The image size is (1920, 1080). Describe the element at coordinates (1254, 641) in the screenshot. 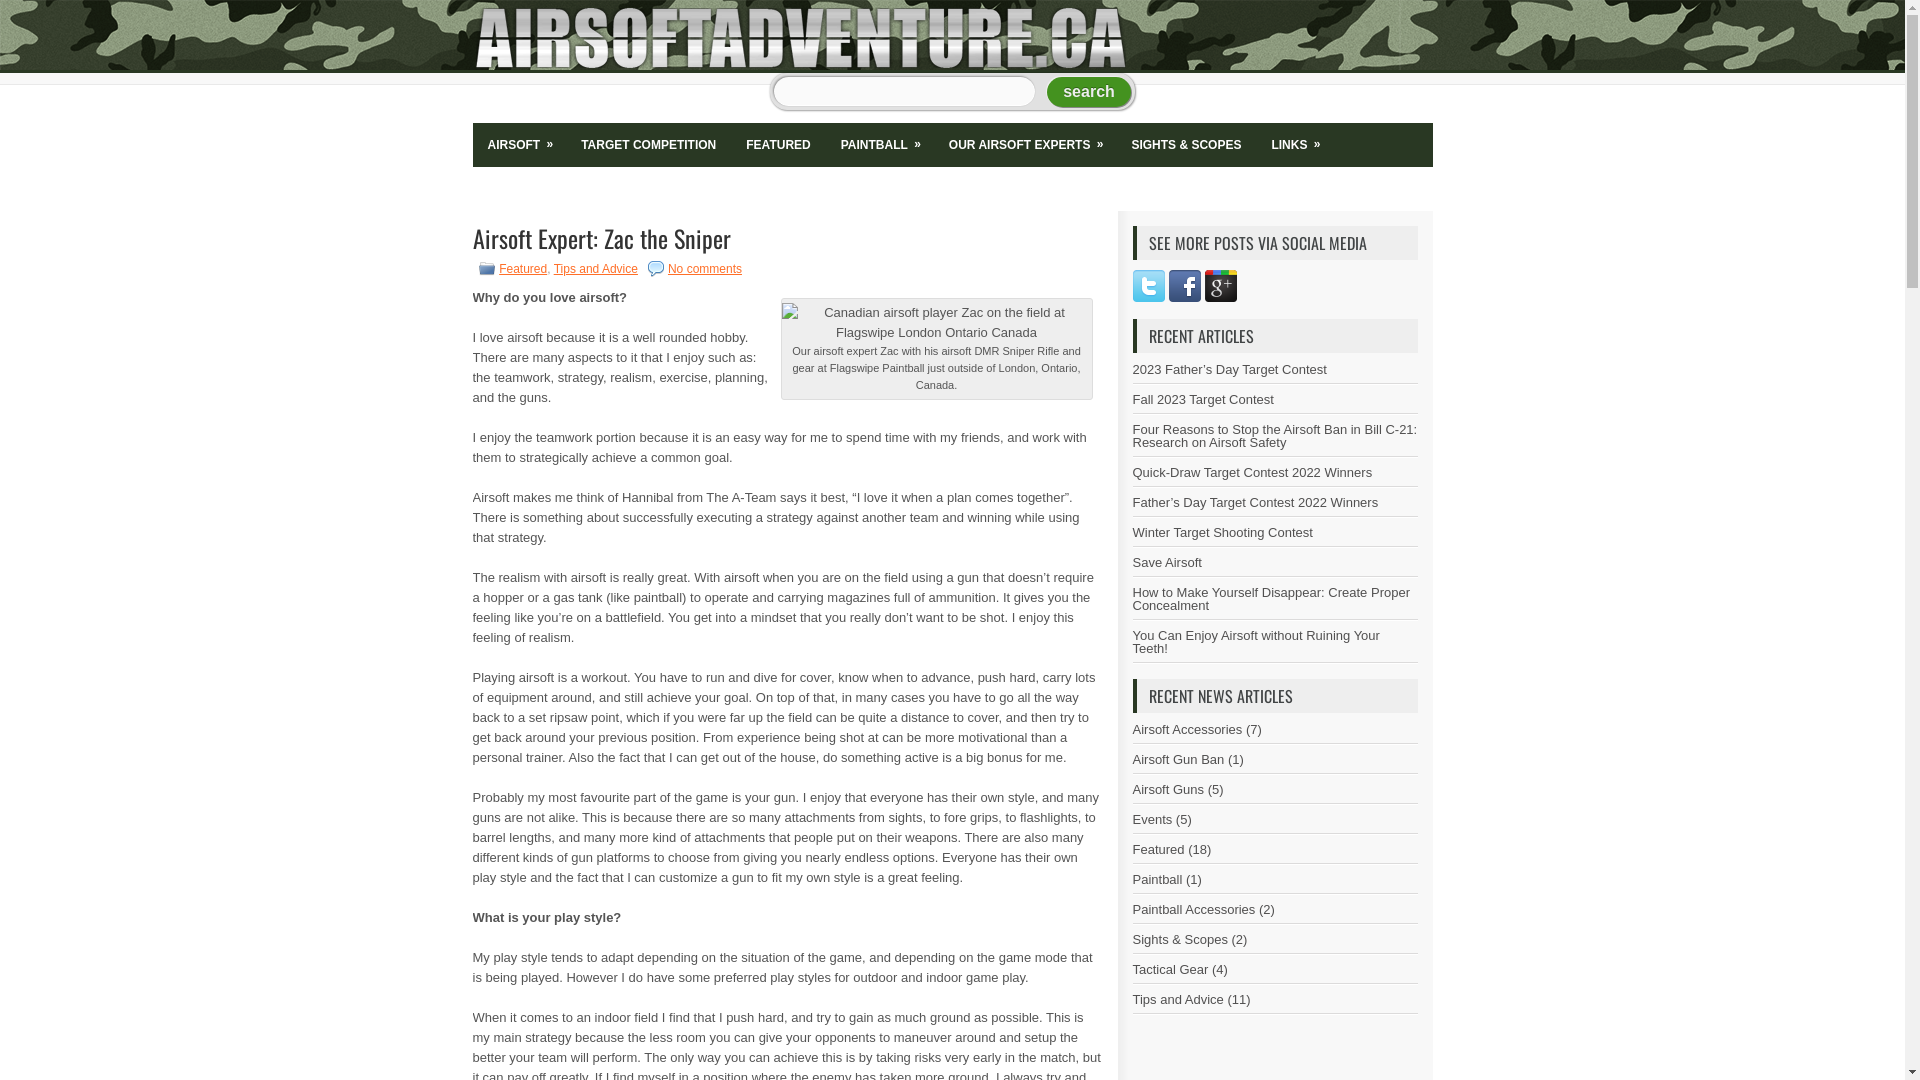

I see `'You Can Enjoy Airsoft without Ruining Your Teeth!'` at that location.